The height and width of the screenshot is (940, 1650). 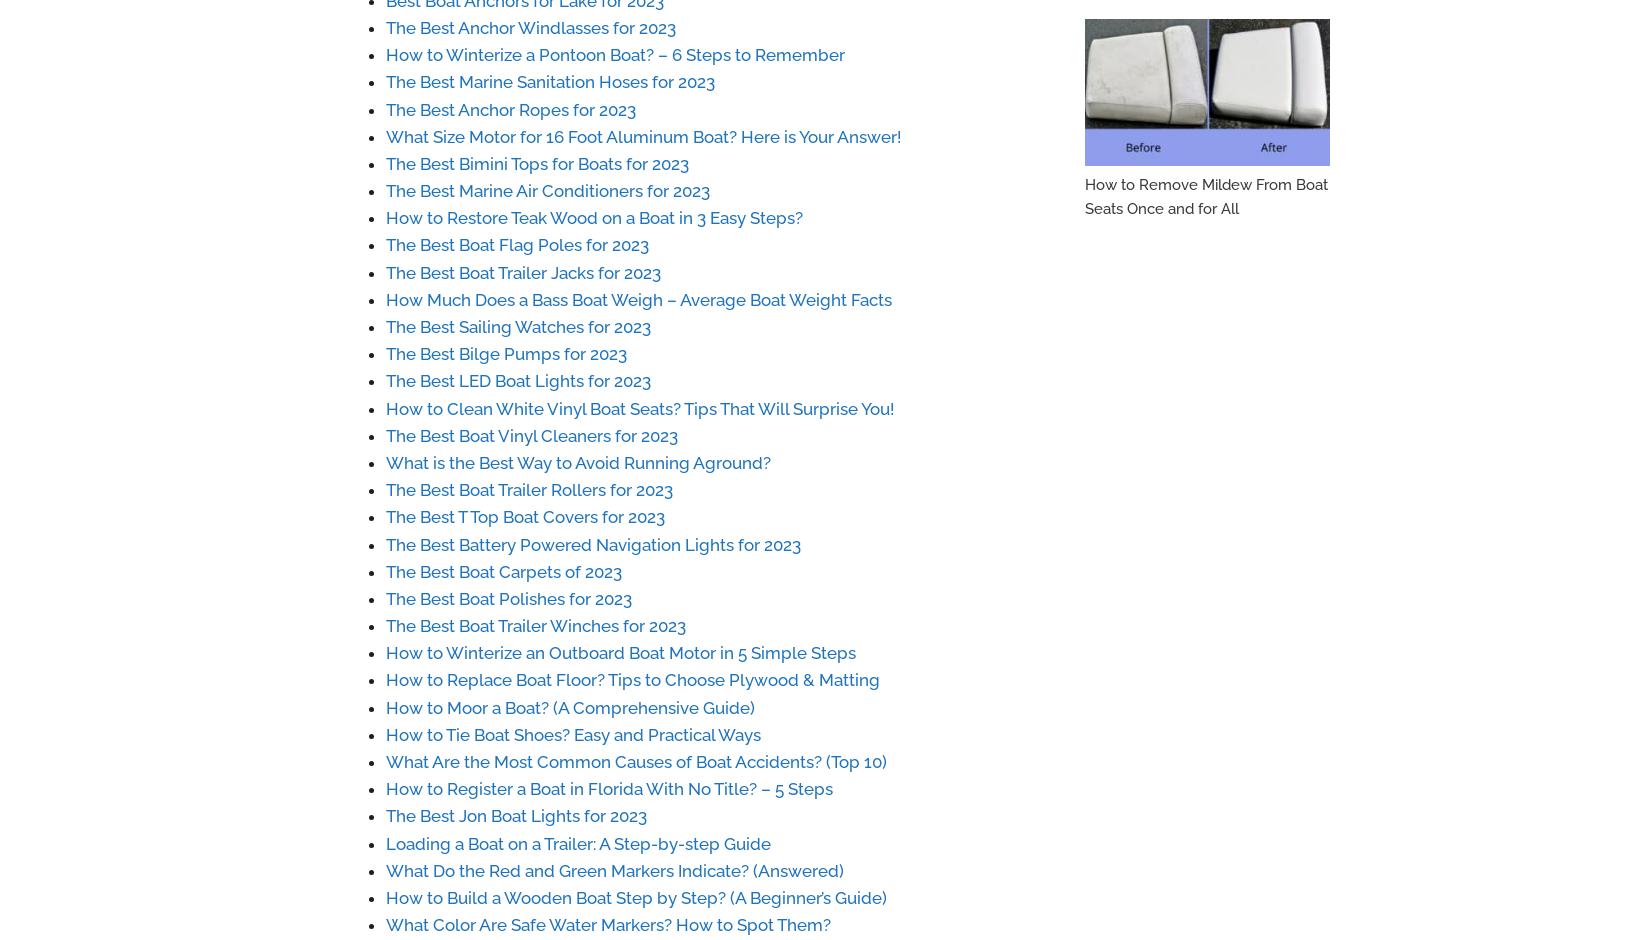 What do you see at coordinates (613, 869) in the screenshot?
I see `'What Do the Red and Green Markers Indicate? (Answered)'` at bounding box center [613, 869].